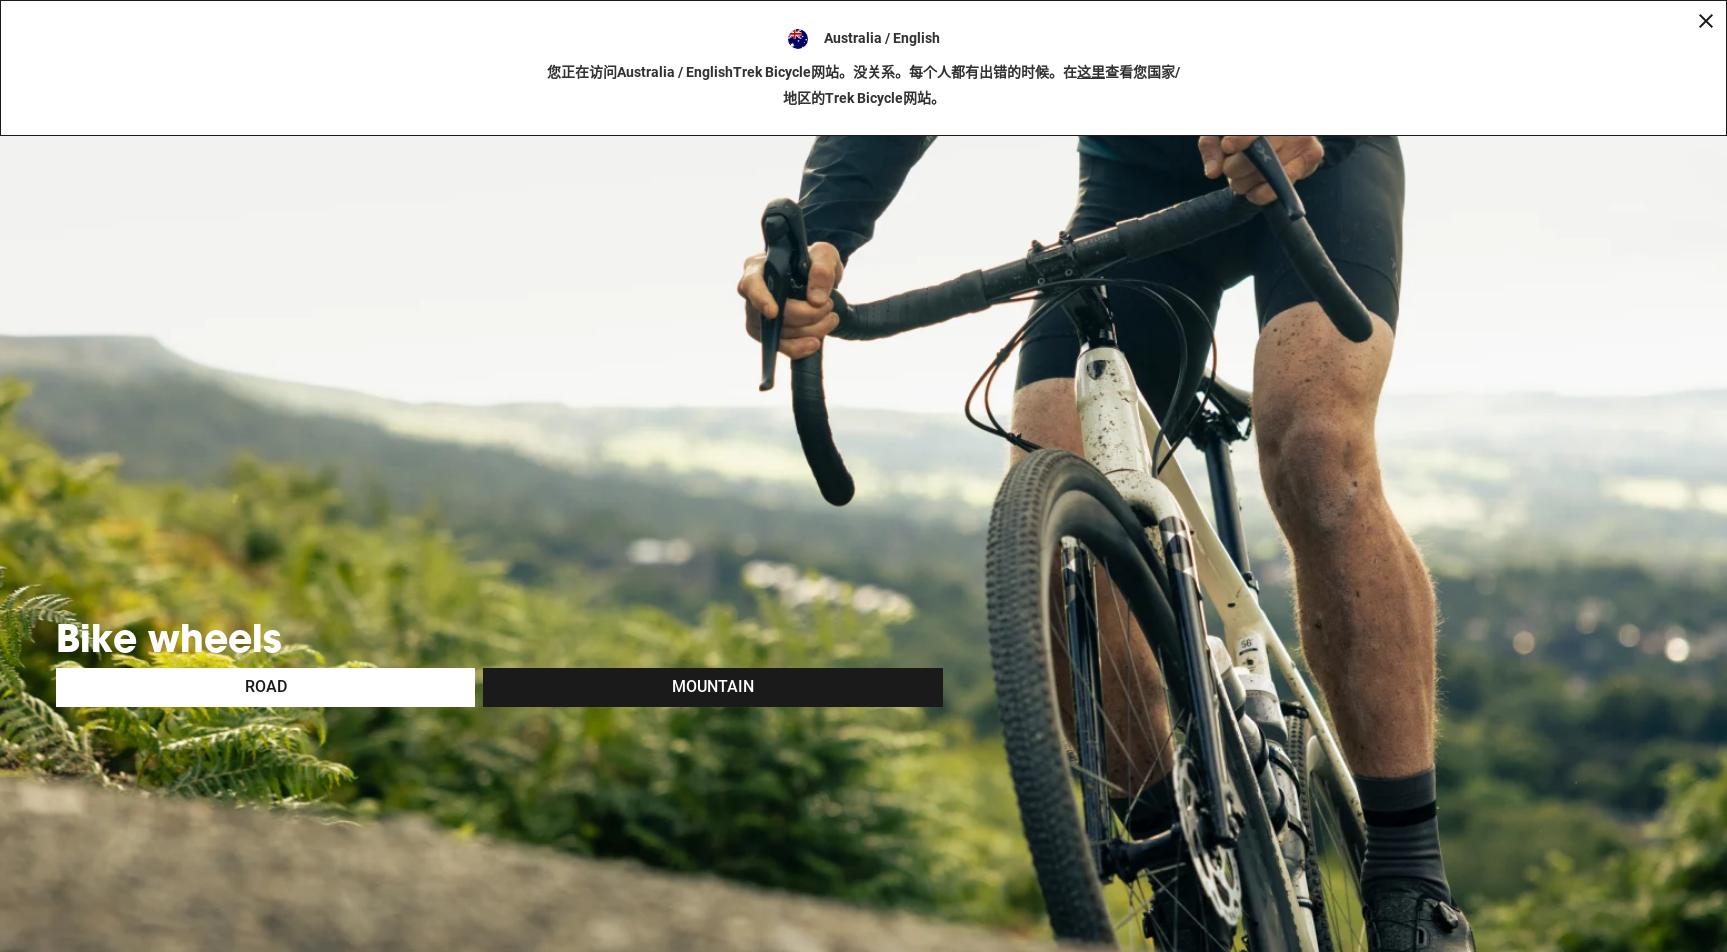  Describe the element at coordinates (1152, 60) in the screenshot. I see `'Shops'` at that location.